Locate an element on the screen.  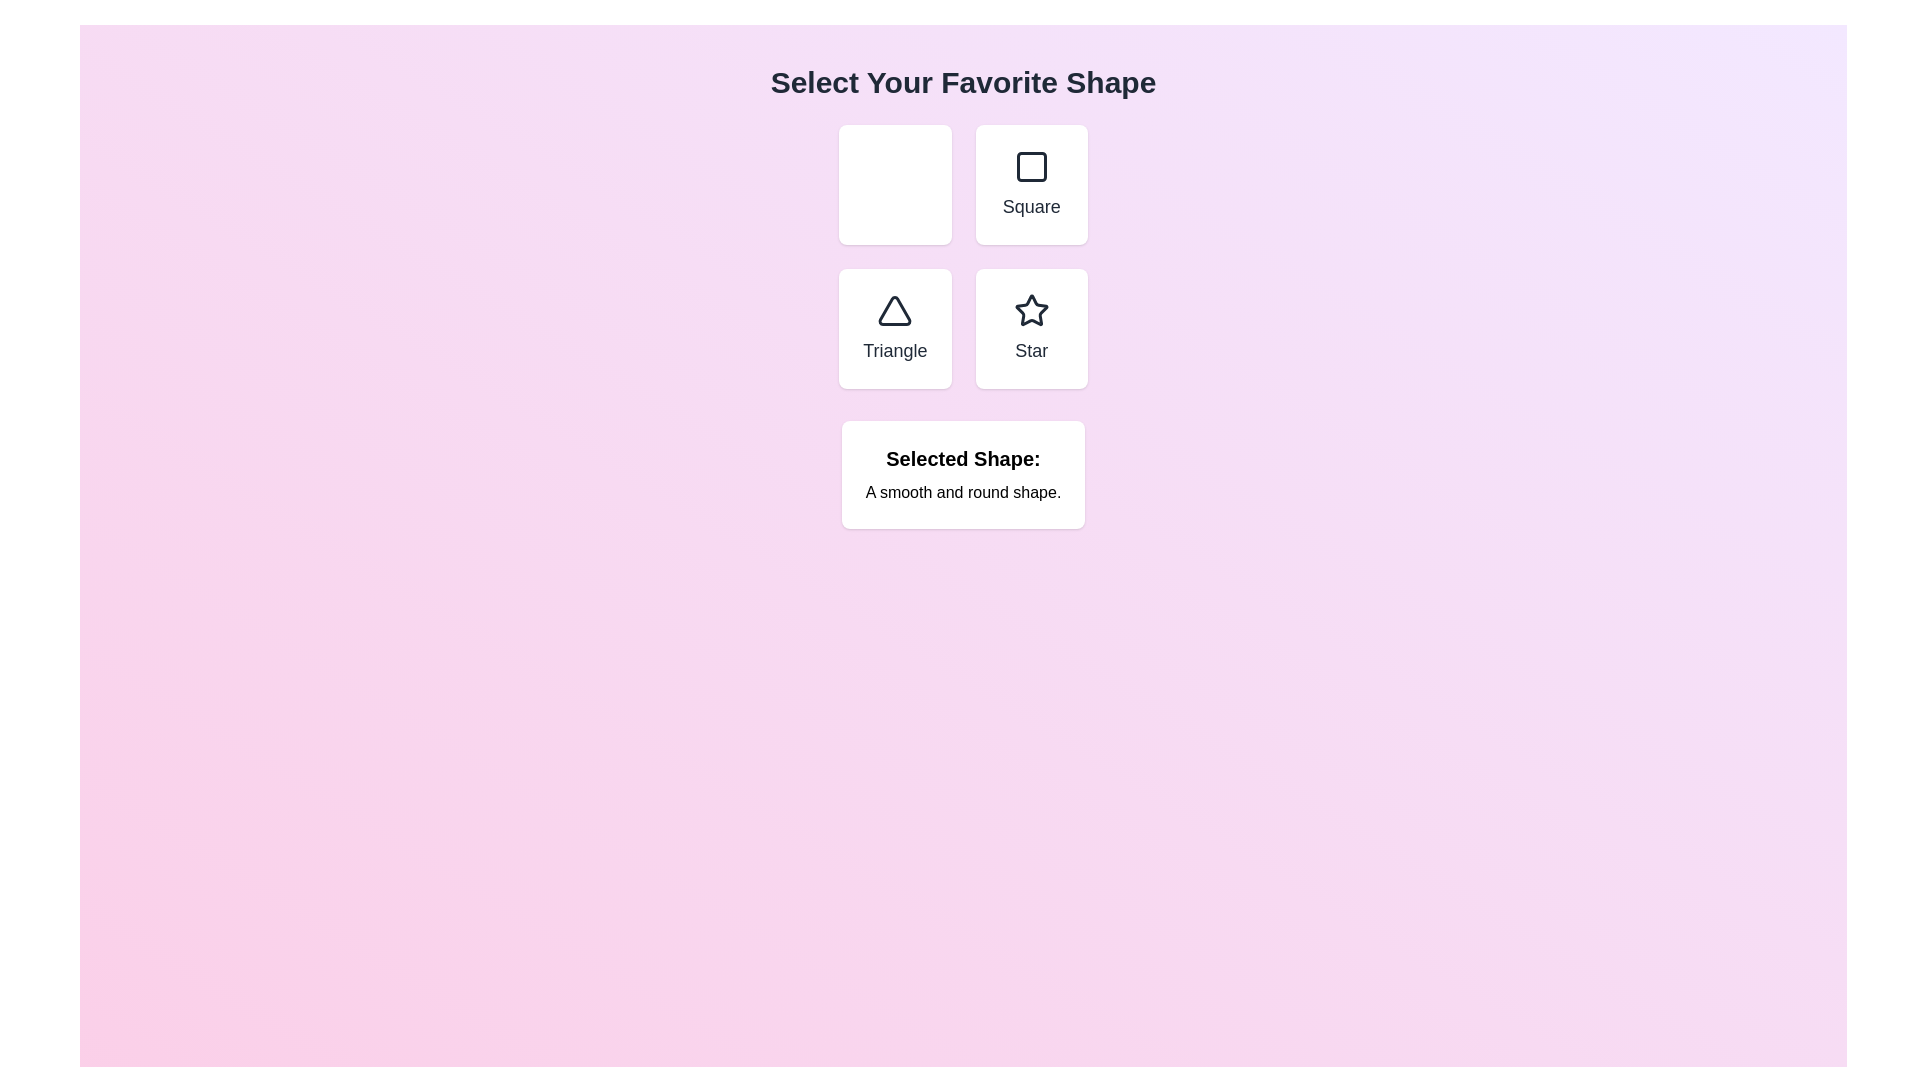
the shape triangle by clicking its corresponding button is located at coordinates (893, 327).